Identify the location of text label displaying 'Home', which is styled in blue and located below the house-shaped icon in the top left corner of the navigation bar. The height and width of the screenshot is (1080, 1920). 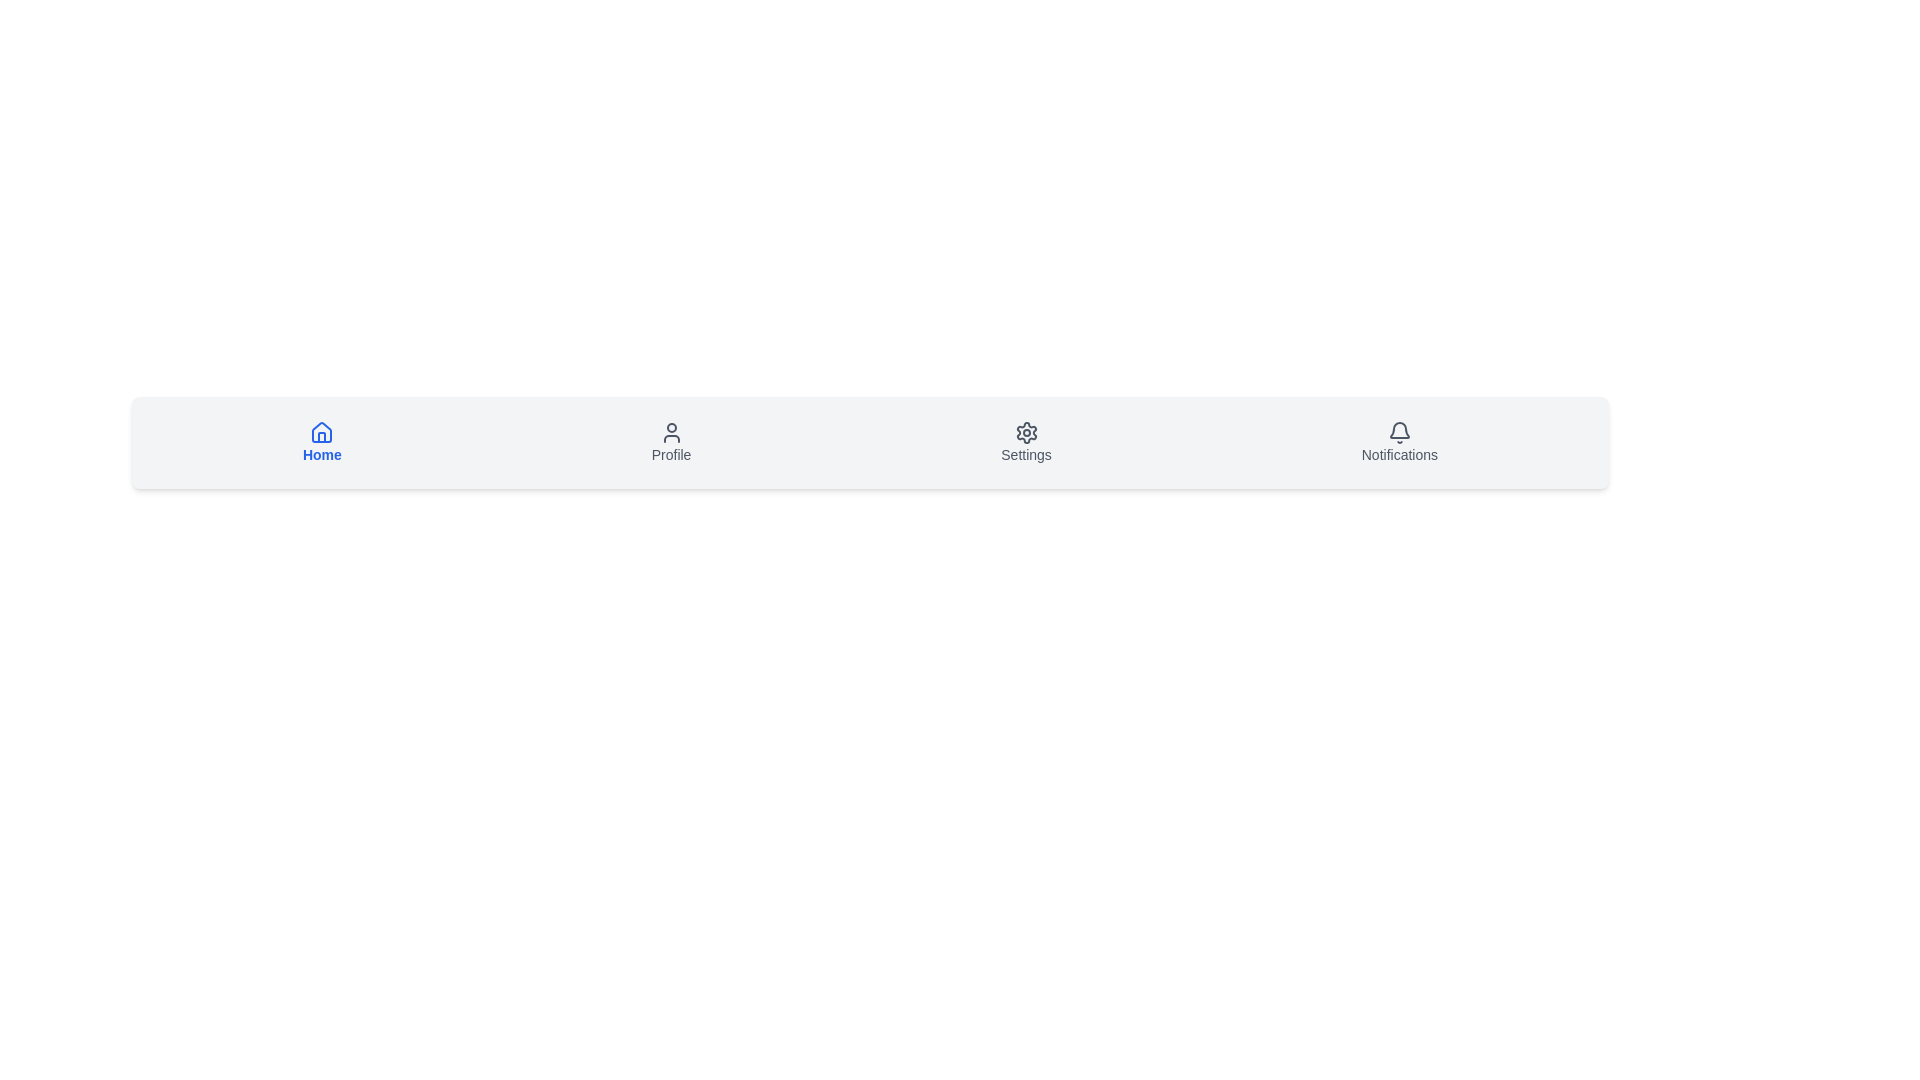
(322, 455).